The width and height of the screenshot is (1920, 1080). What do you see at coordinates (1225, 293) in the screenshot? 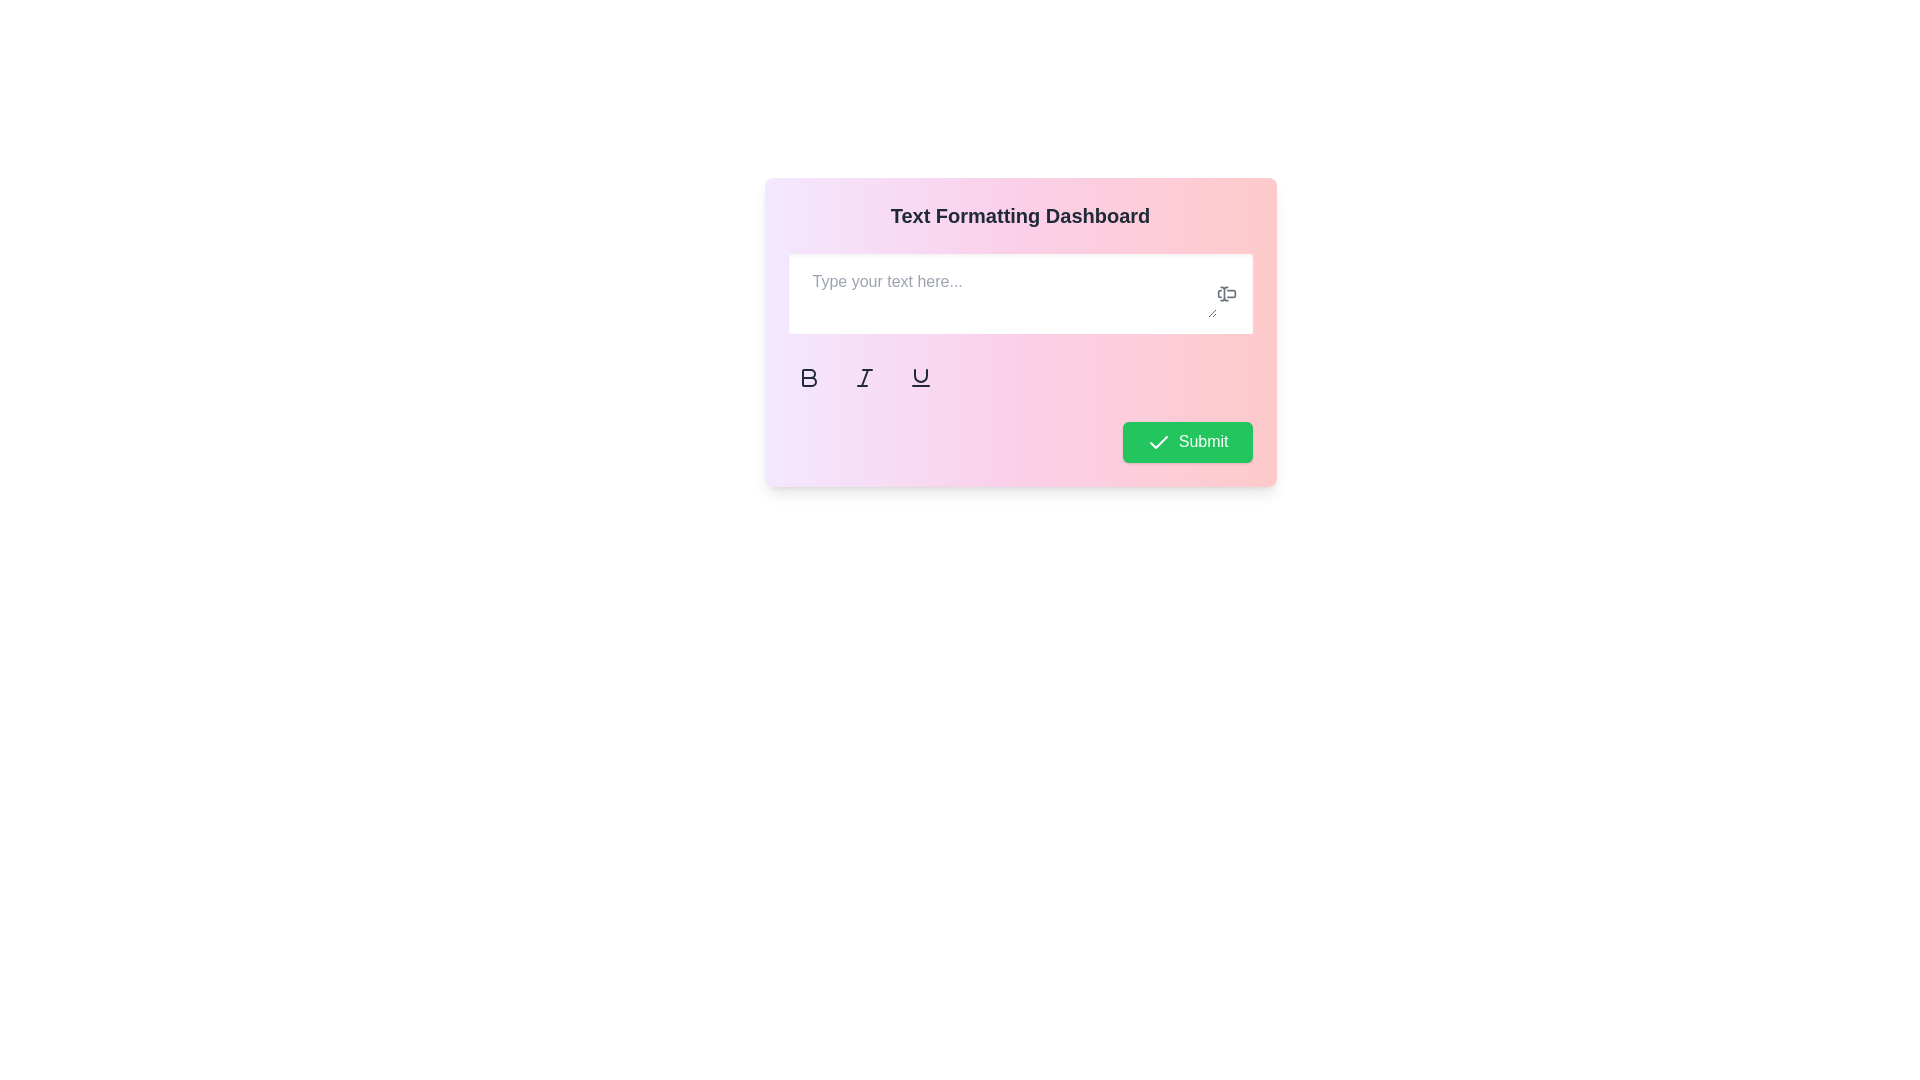
I see `the interactive icon located to the right of the 'Type your text here...' text placeholder, which serves as an interactive area for text input or cursor functionality` at bounding box center [1225, 293].